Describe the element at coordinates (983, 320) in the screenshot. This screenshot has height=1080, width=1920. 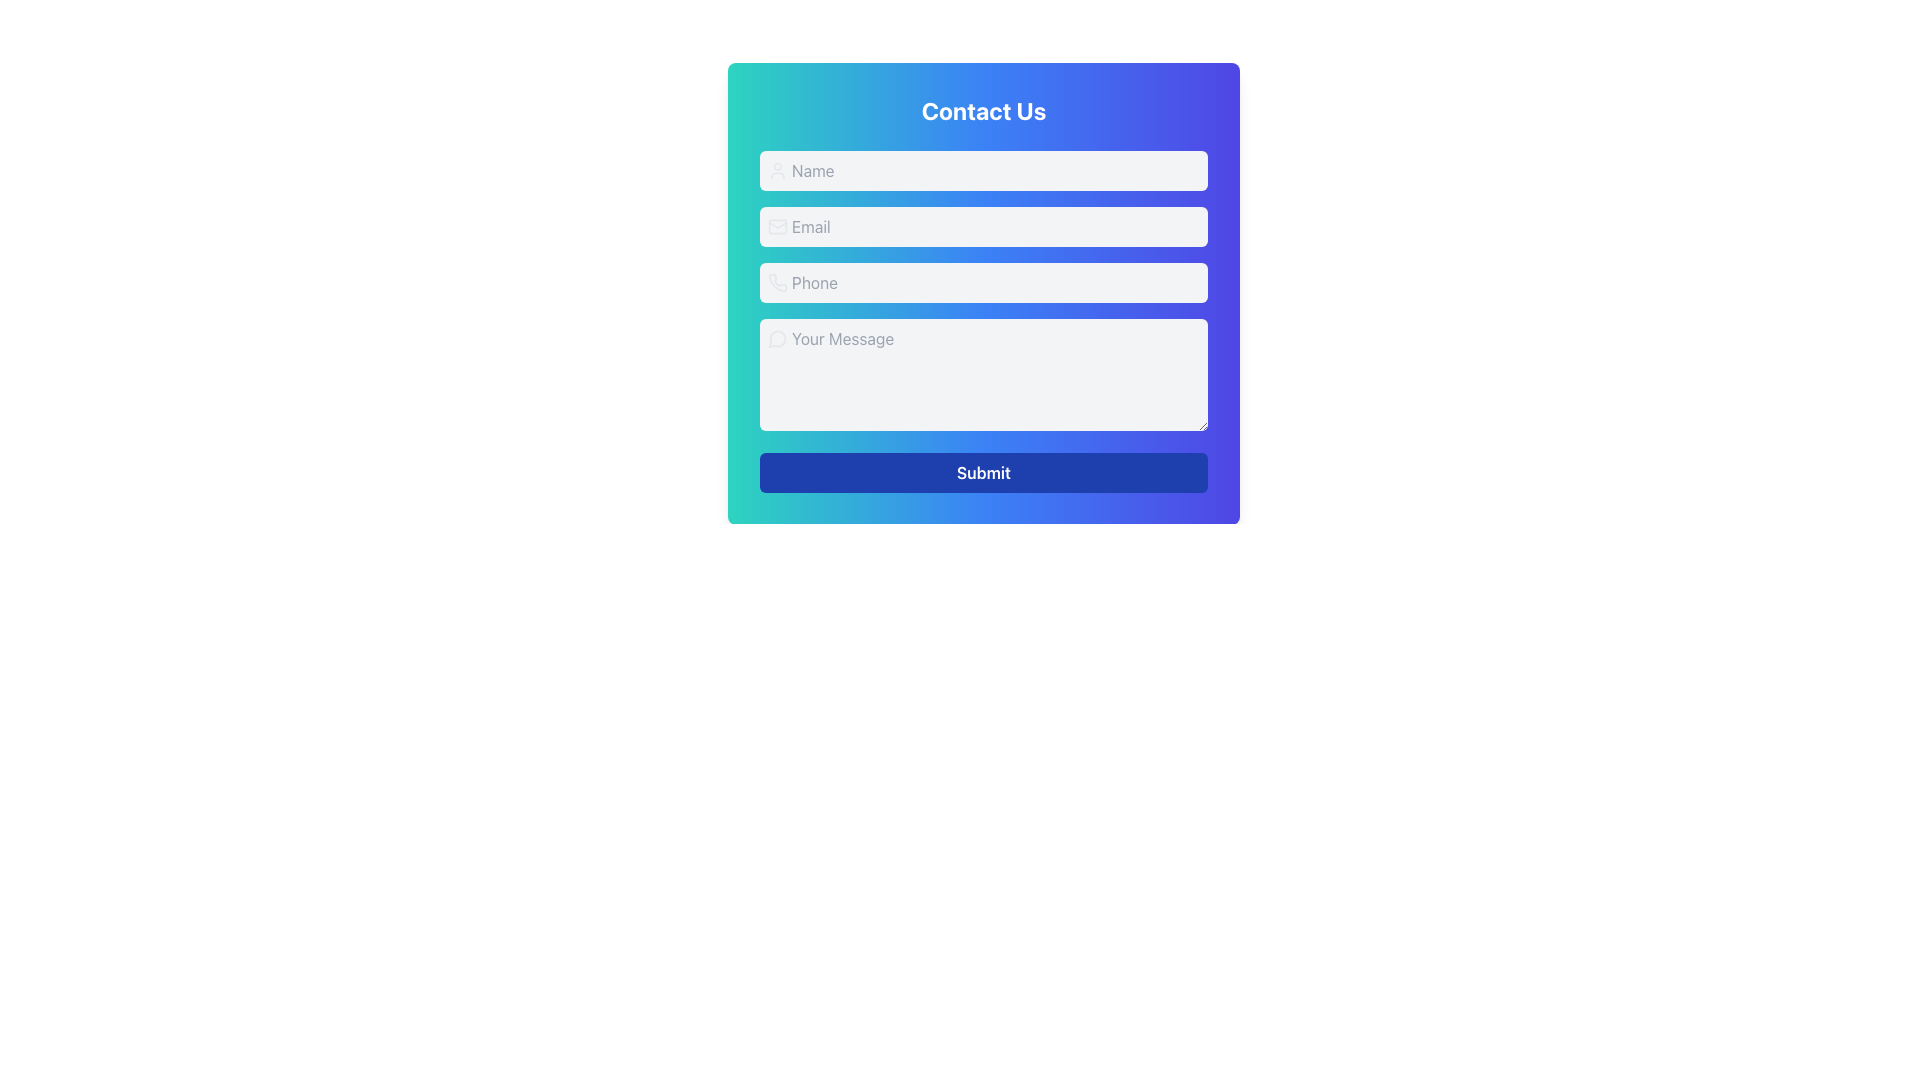
I see `to focus on the multi-line text input area located below the Name, Email, and Phone fields in the Contact Us form` at that location.